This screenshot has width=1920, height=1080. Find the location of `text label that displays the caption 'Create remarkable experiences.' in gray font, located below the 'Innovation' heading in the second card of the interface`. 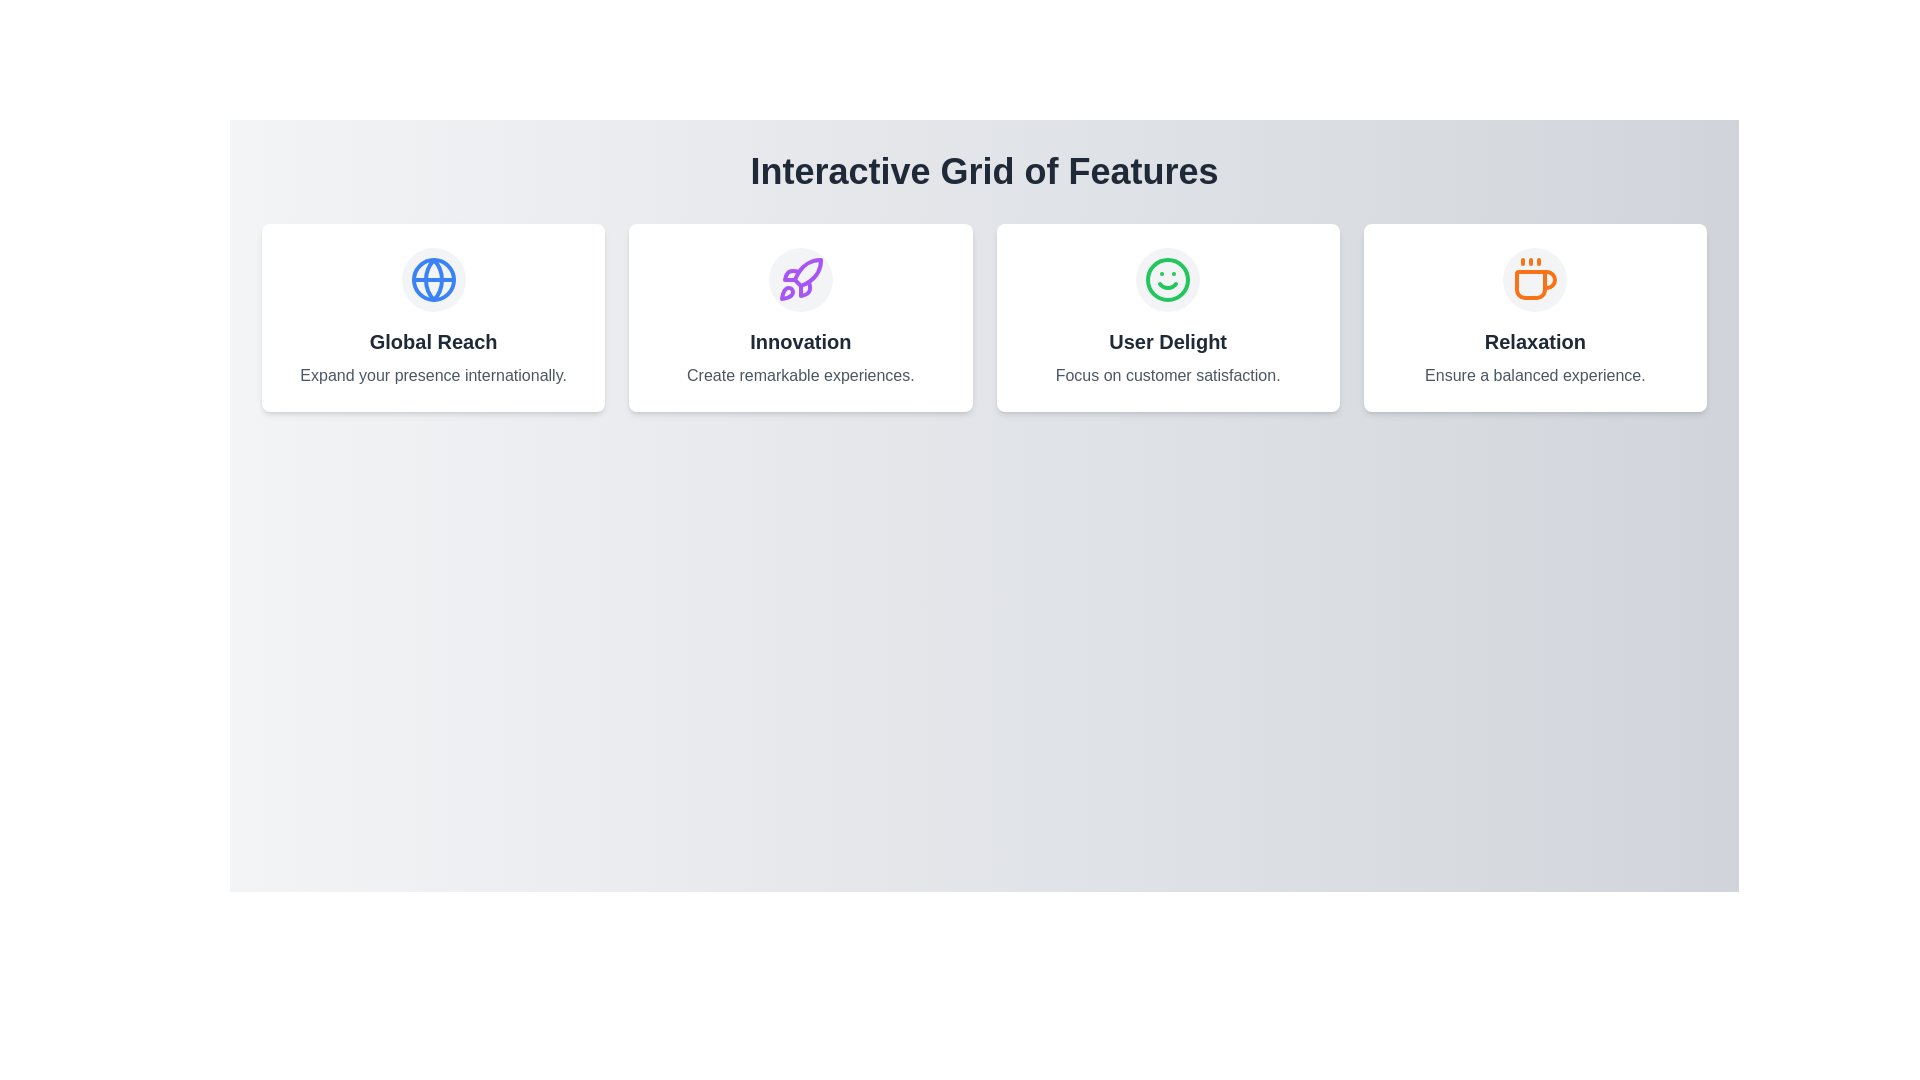

text label that displays the caption 'Create remarkable experiences.' in gray font, located below the 'Innovation' heading in the second card of the interface is located at coordinates (800, 375).